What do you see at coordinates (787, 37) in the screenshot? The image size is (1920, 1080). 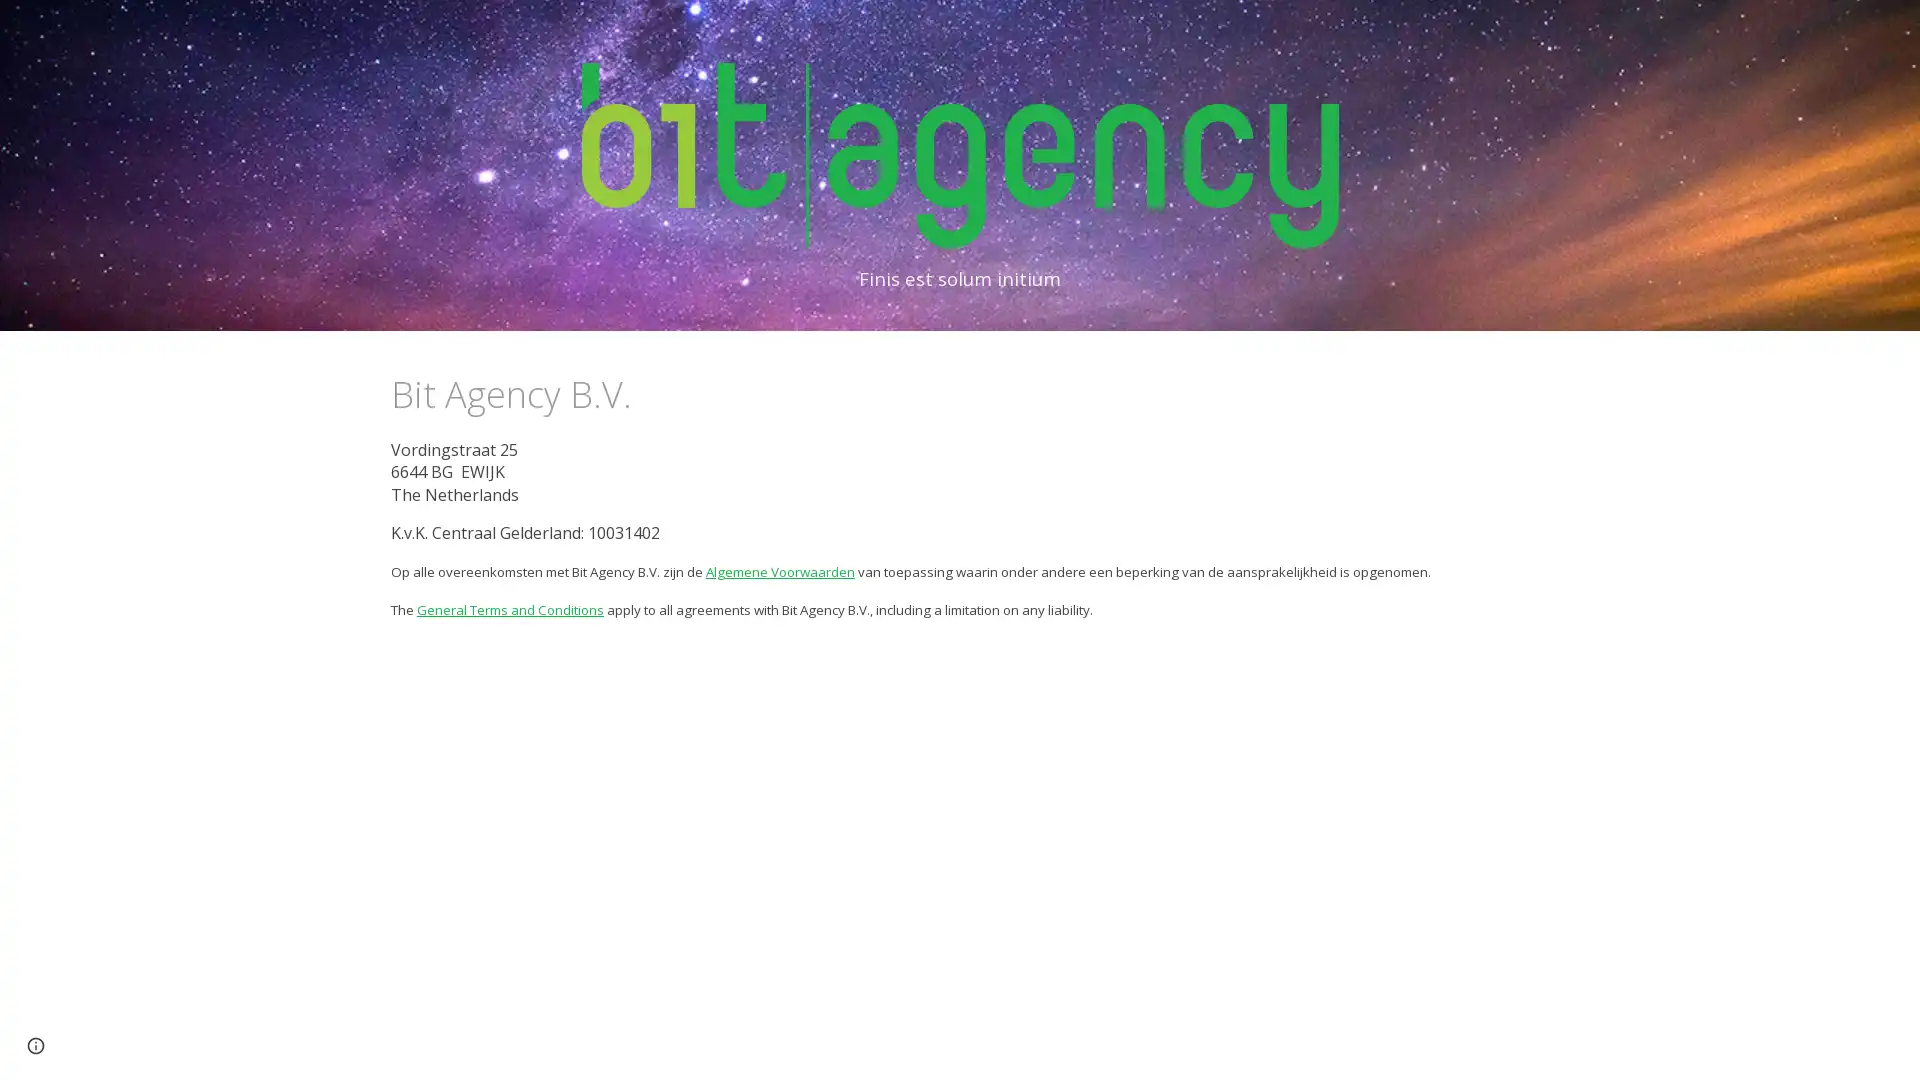 I see `Skip to main content` at bounding box center [787, 37].